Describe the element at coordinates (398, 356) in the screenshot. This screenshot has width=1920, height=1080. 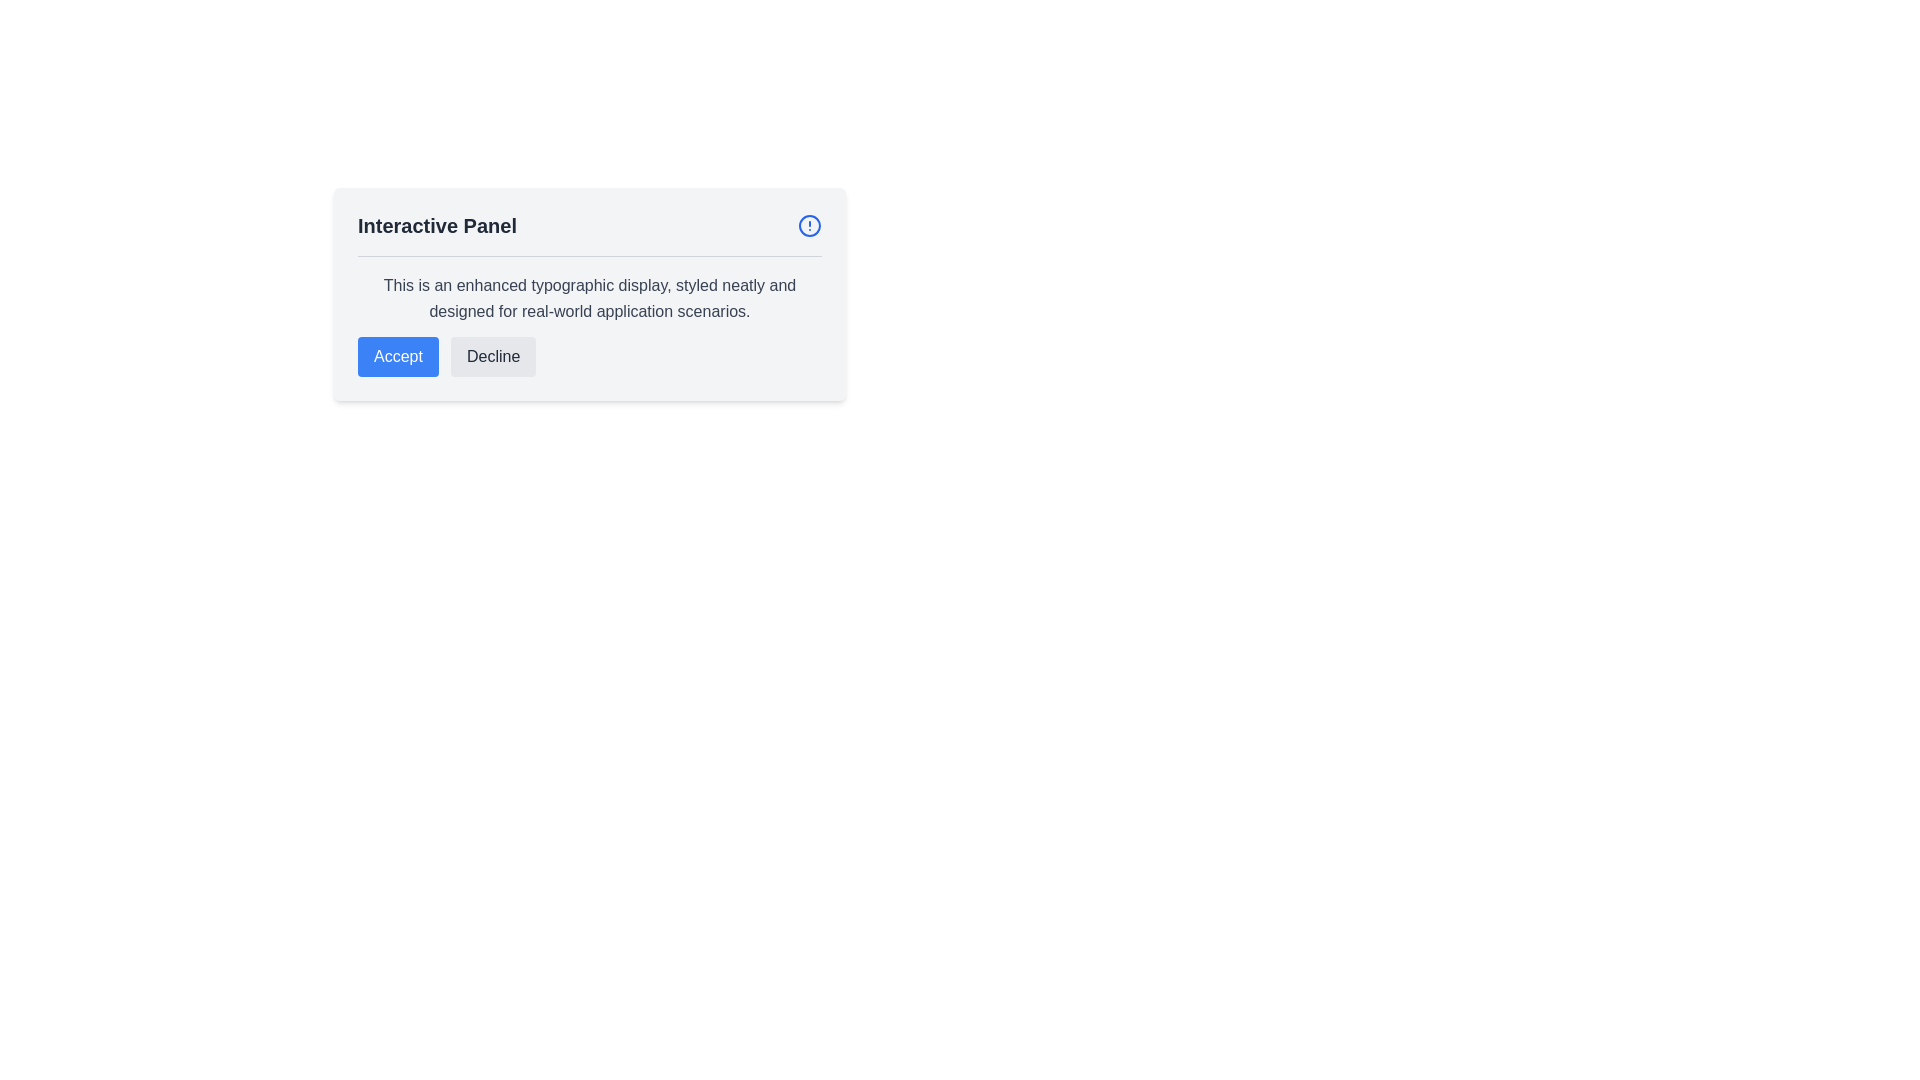
I see `the 'Accept' button, which has a blue background and white text, to visualize the hover effect` at that location.